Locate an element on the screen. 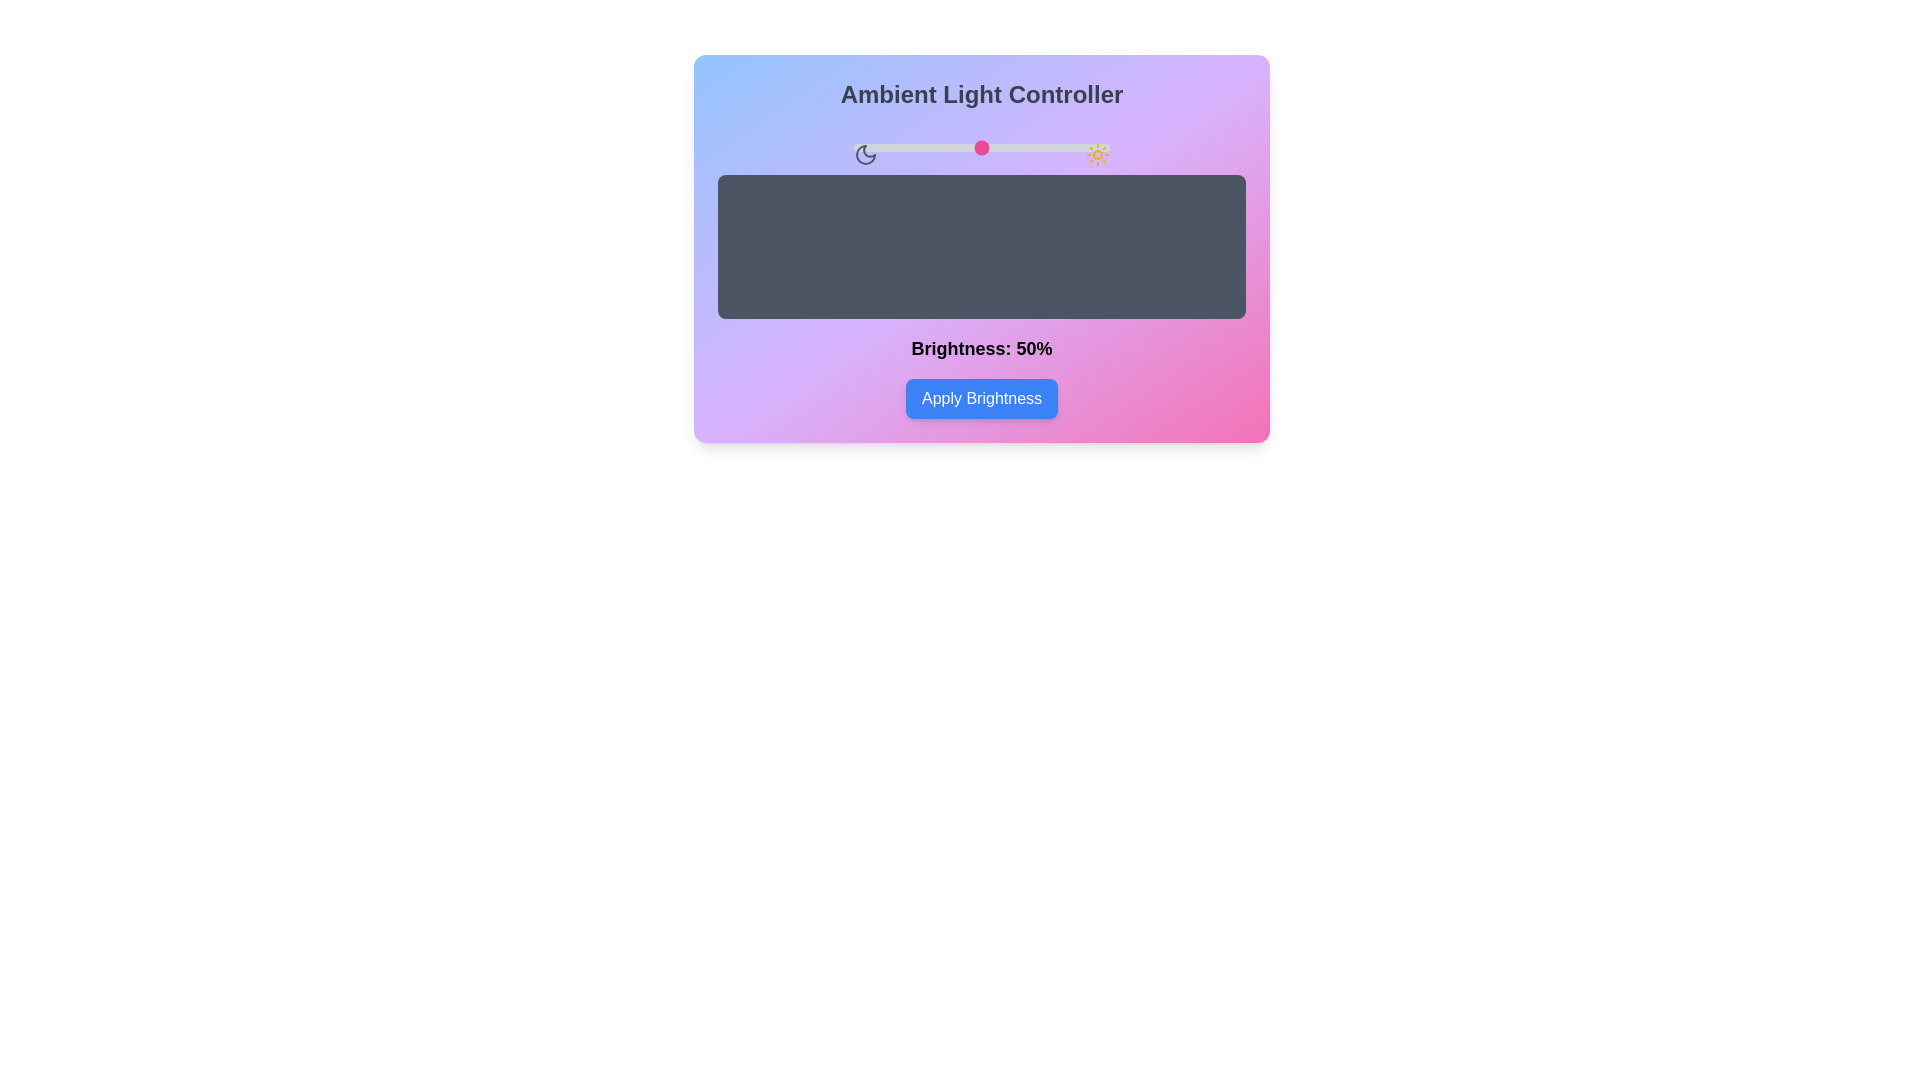 This screenshot has width=1920, height=1080. the brightness slider to 4% is located at coordinates (864, 146).